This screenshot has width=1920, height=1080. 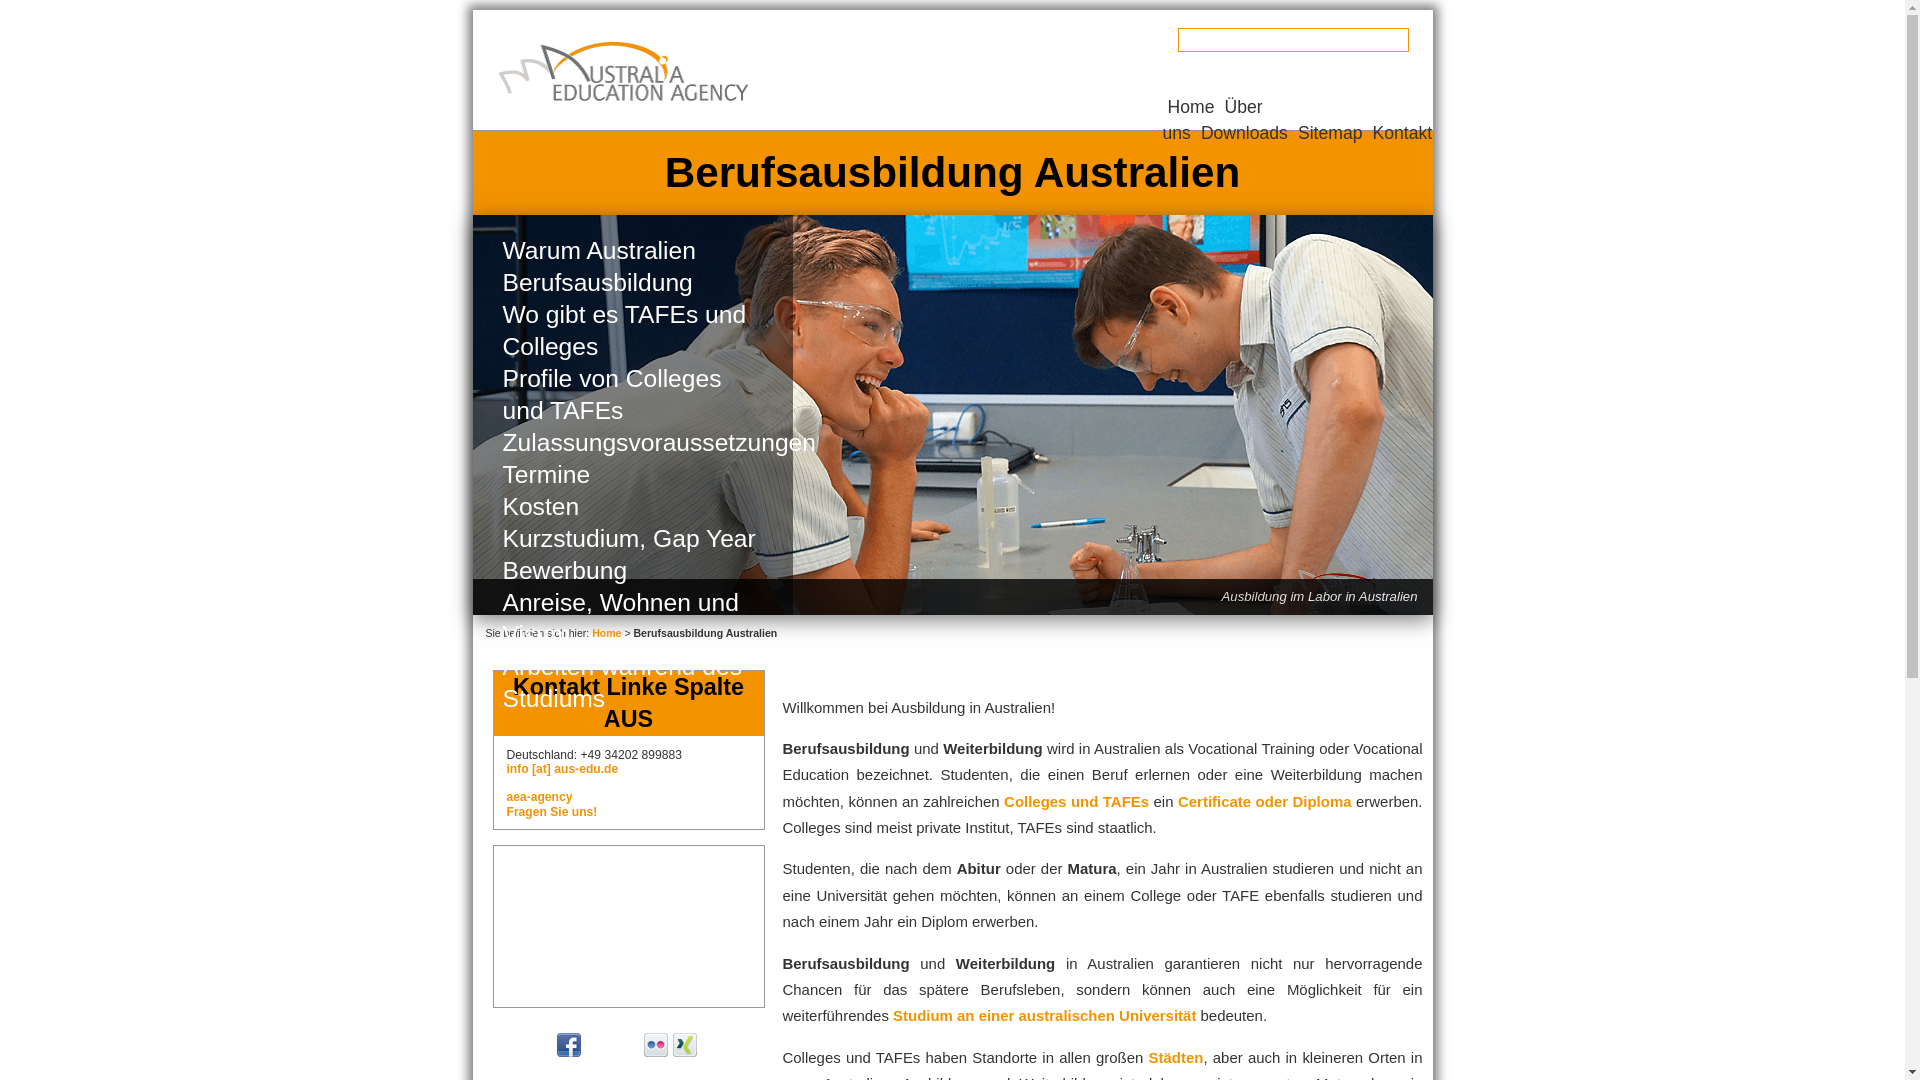 What do you see at coordinates (714, 1044) in the screenshot?
I see `'LinkedIn'` at bounding box center [714, 1044].